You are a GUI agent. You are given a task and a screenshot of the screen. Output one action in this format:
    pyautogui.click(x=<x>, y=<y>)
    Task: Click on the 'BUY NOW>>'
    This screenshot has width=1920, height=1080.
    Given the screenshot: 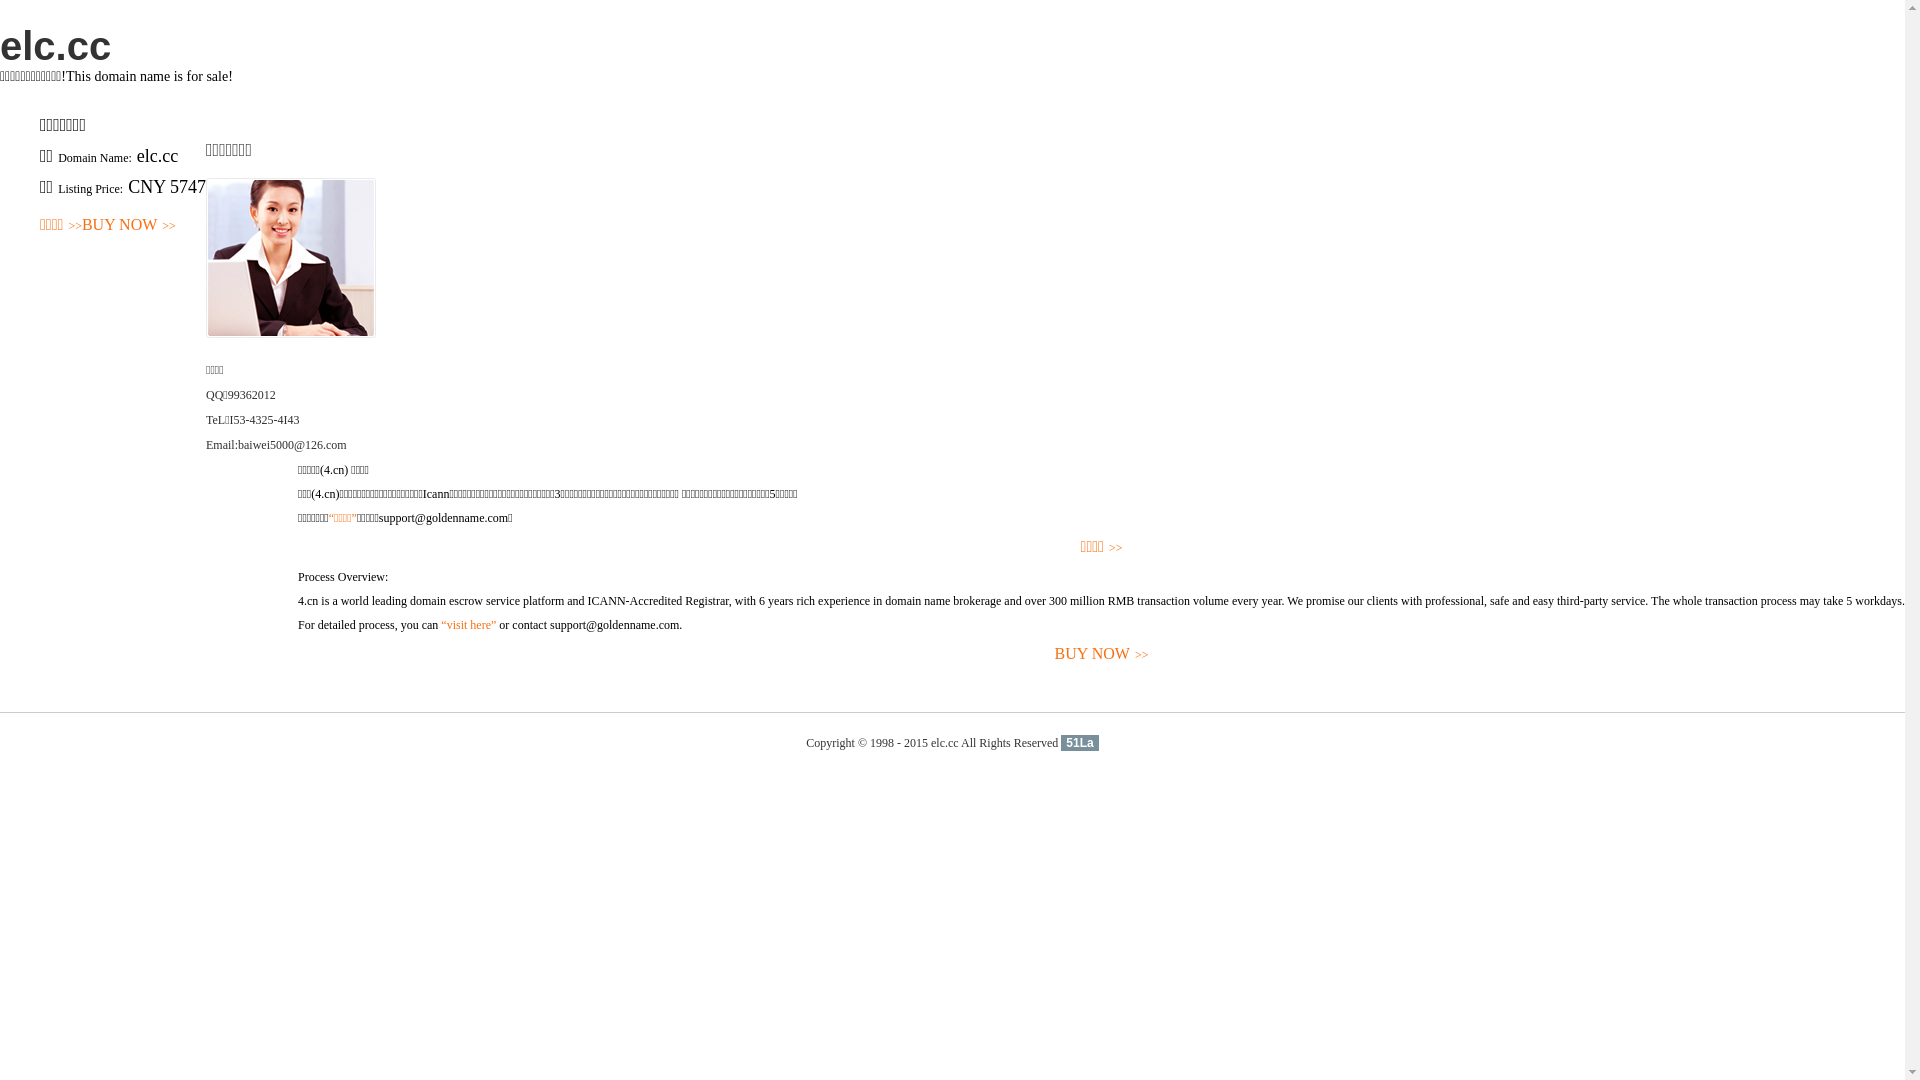 What is the action you would take?
    pyautogui.click(x=128, y=225)
    